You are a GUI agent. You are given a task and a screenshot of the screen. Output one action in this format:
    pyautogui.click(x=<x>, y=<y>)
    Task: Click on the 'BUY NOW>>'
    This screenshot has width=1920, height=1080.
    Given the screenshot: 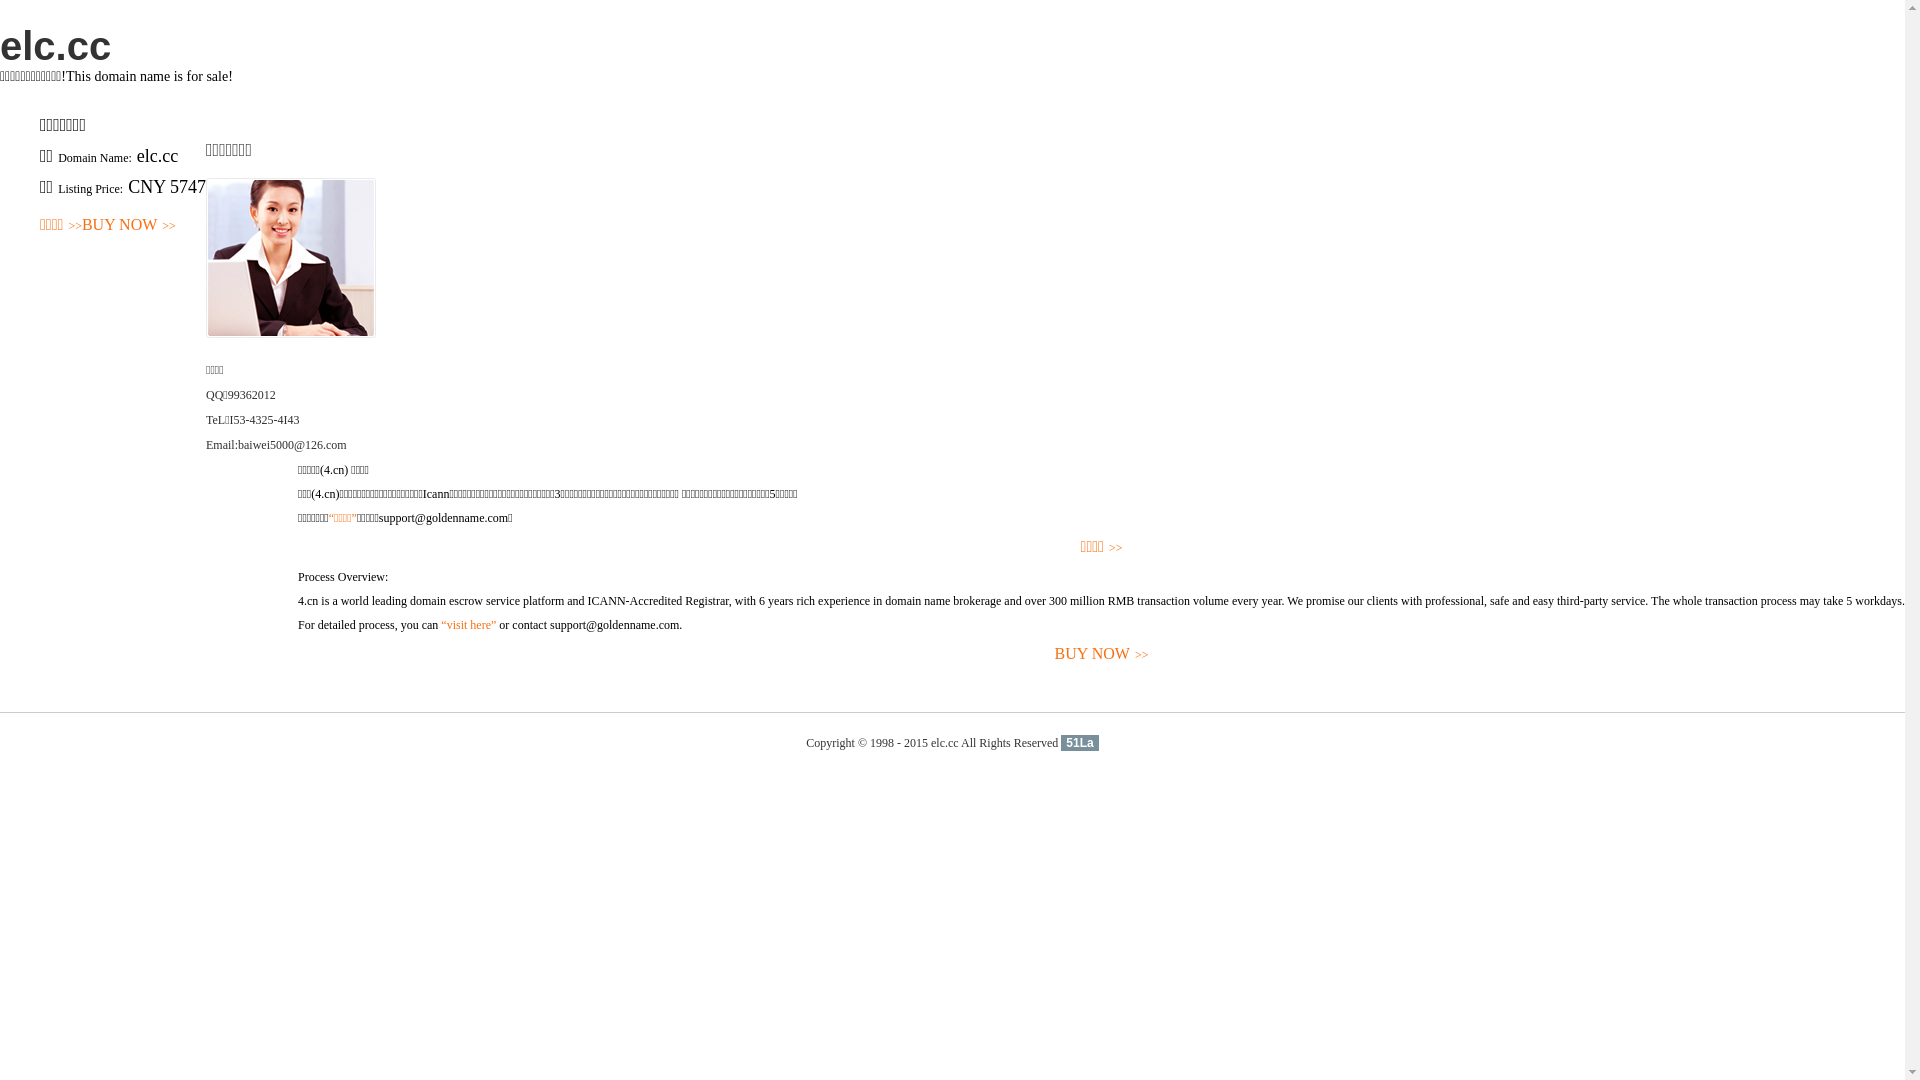 What is the action you would take?
    pyautogui.click(x=128, y=225)
    